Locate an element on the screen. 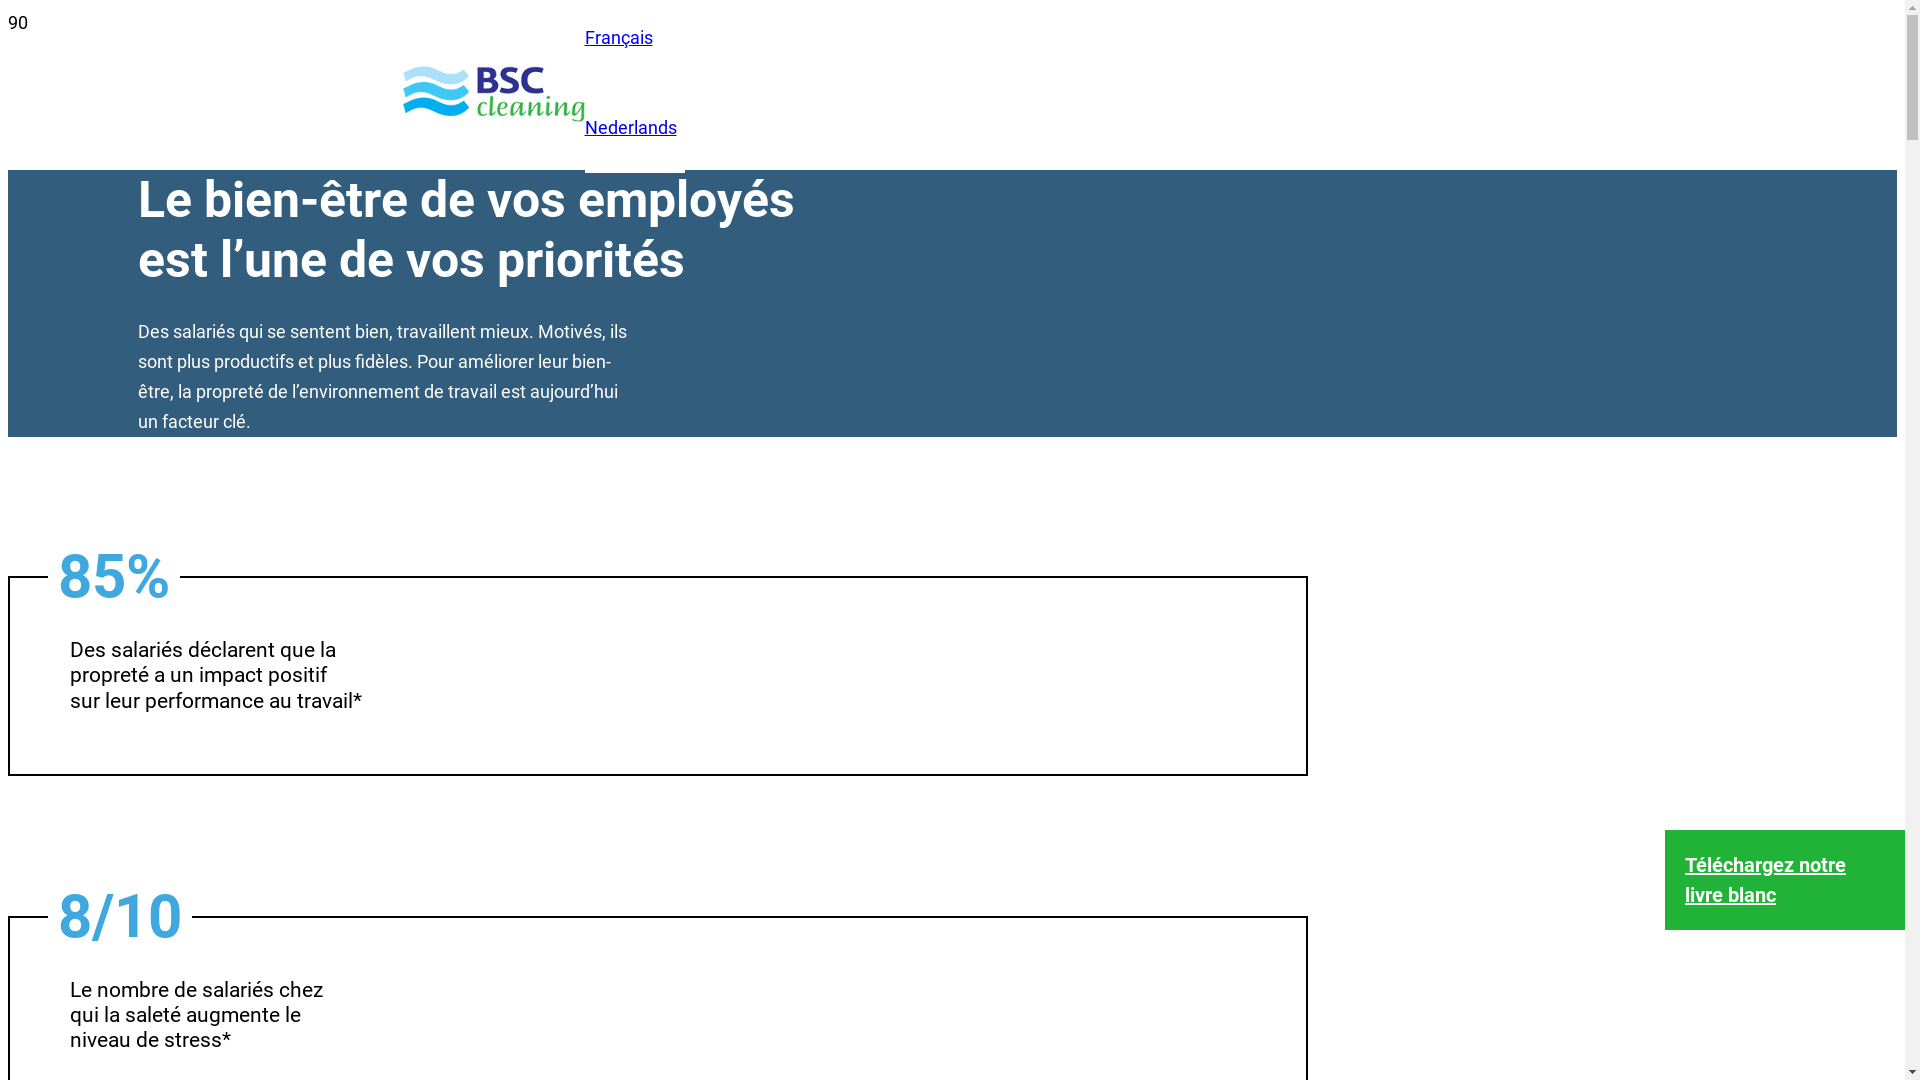 Image resolution: width=1920 pixels, height=1080 pixels. 'Nederlands' is located at coordinates (628, 127).